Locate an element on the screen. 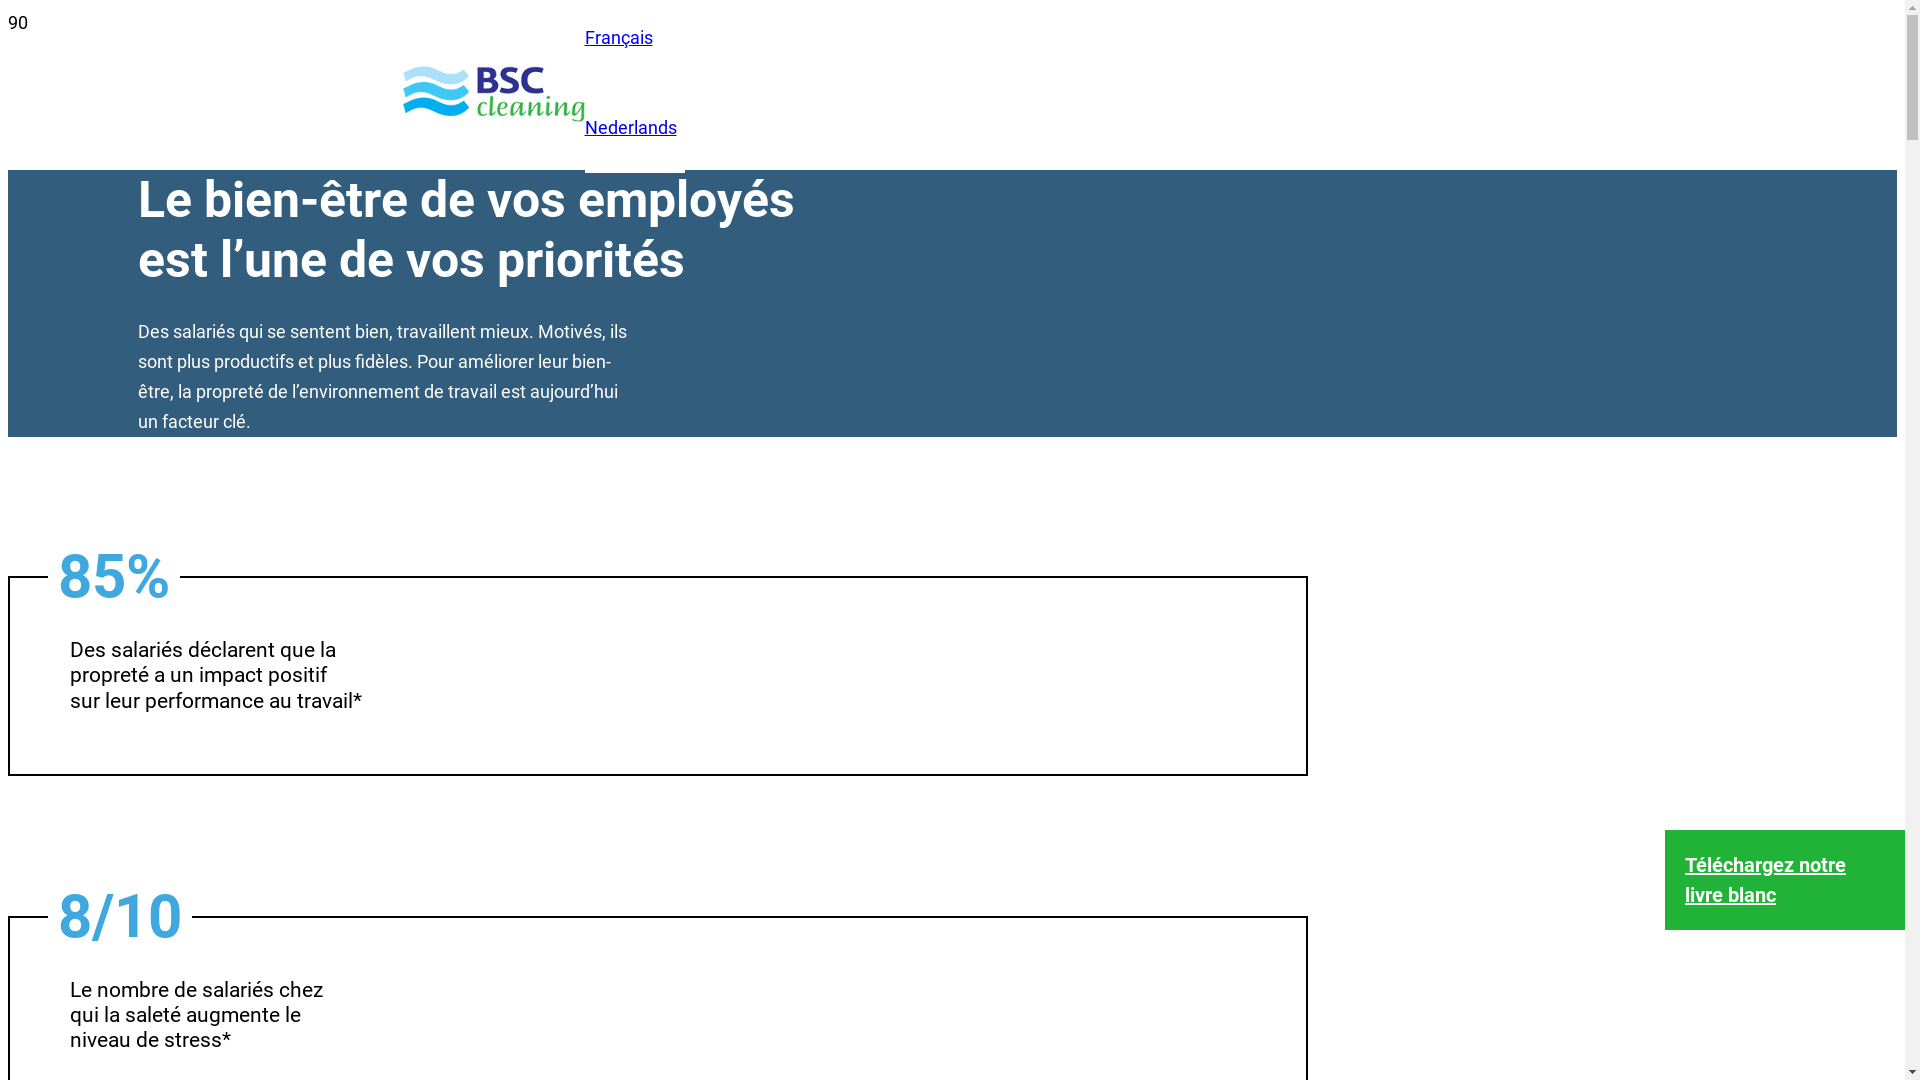 Image resolution: width=1920 pixels, height=1080 pixels. 'Nederlands' is located at coordinates (628, 127).